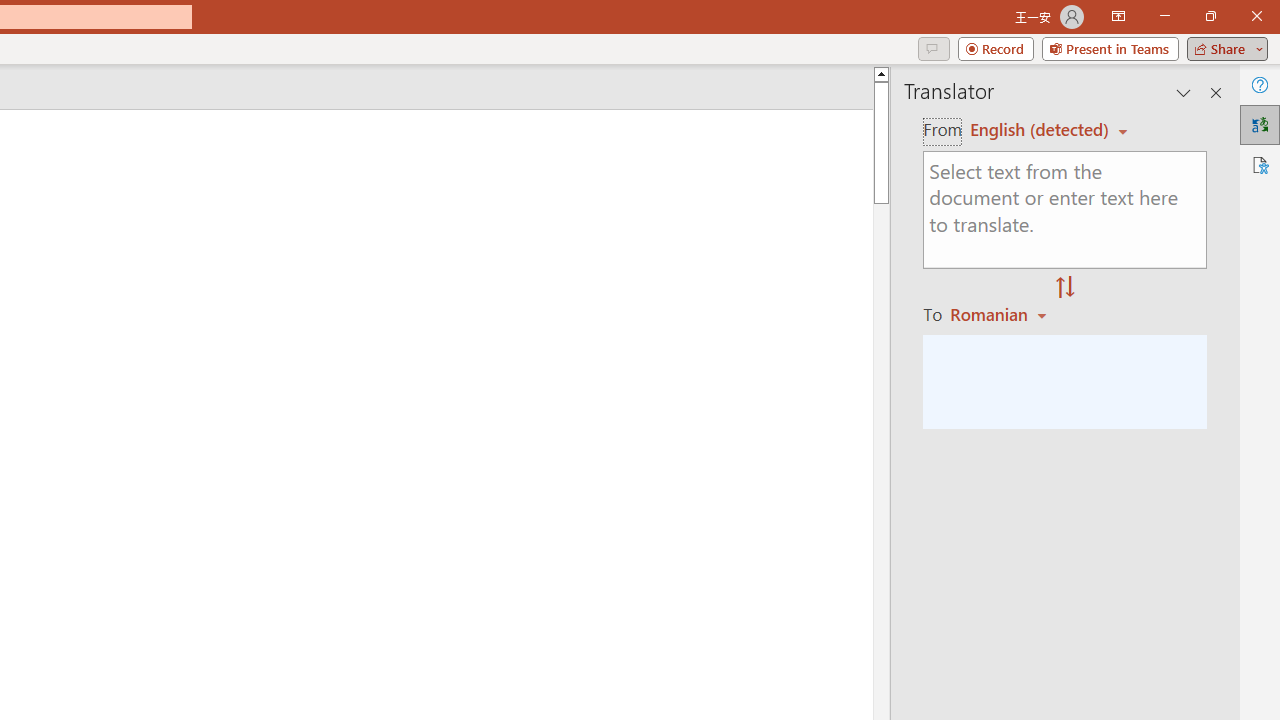 This screenshot has width=1280, height=720. I want to click on 'Swap "from" and "to" languages.', so click(1064, 288).